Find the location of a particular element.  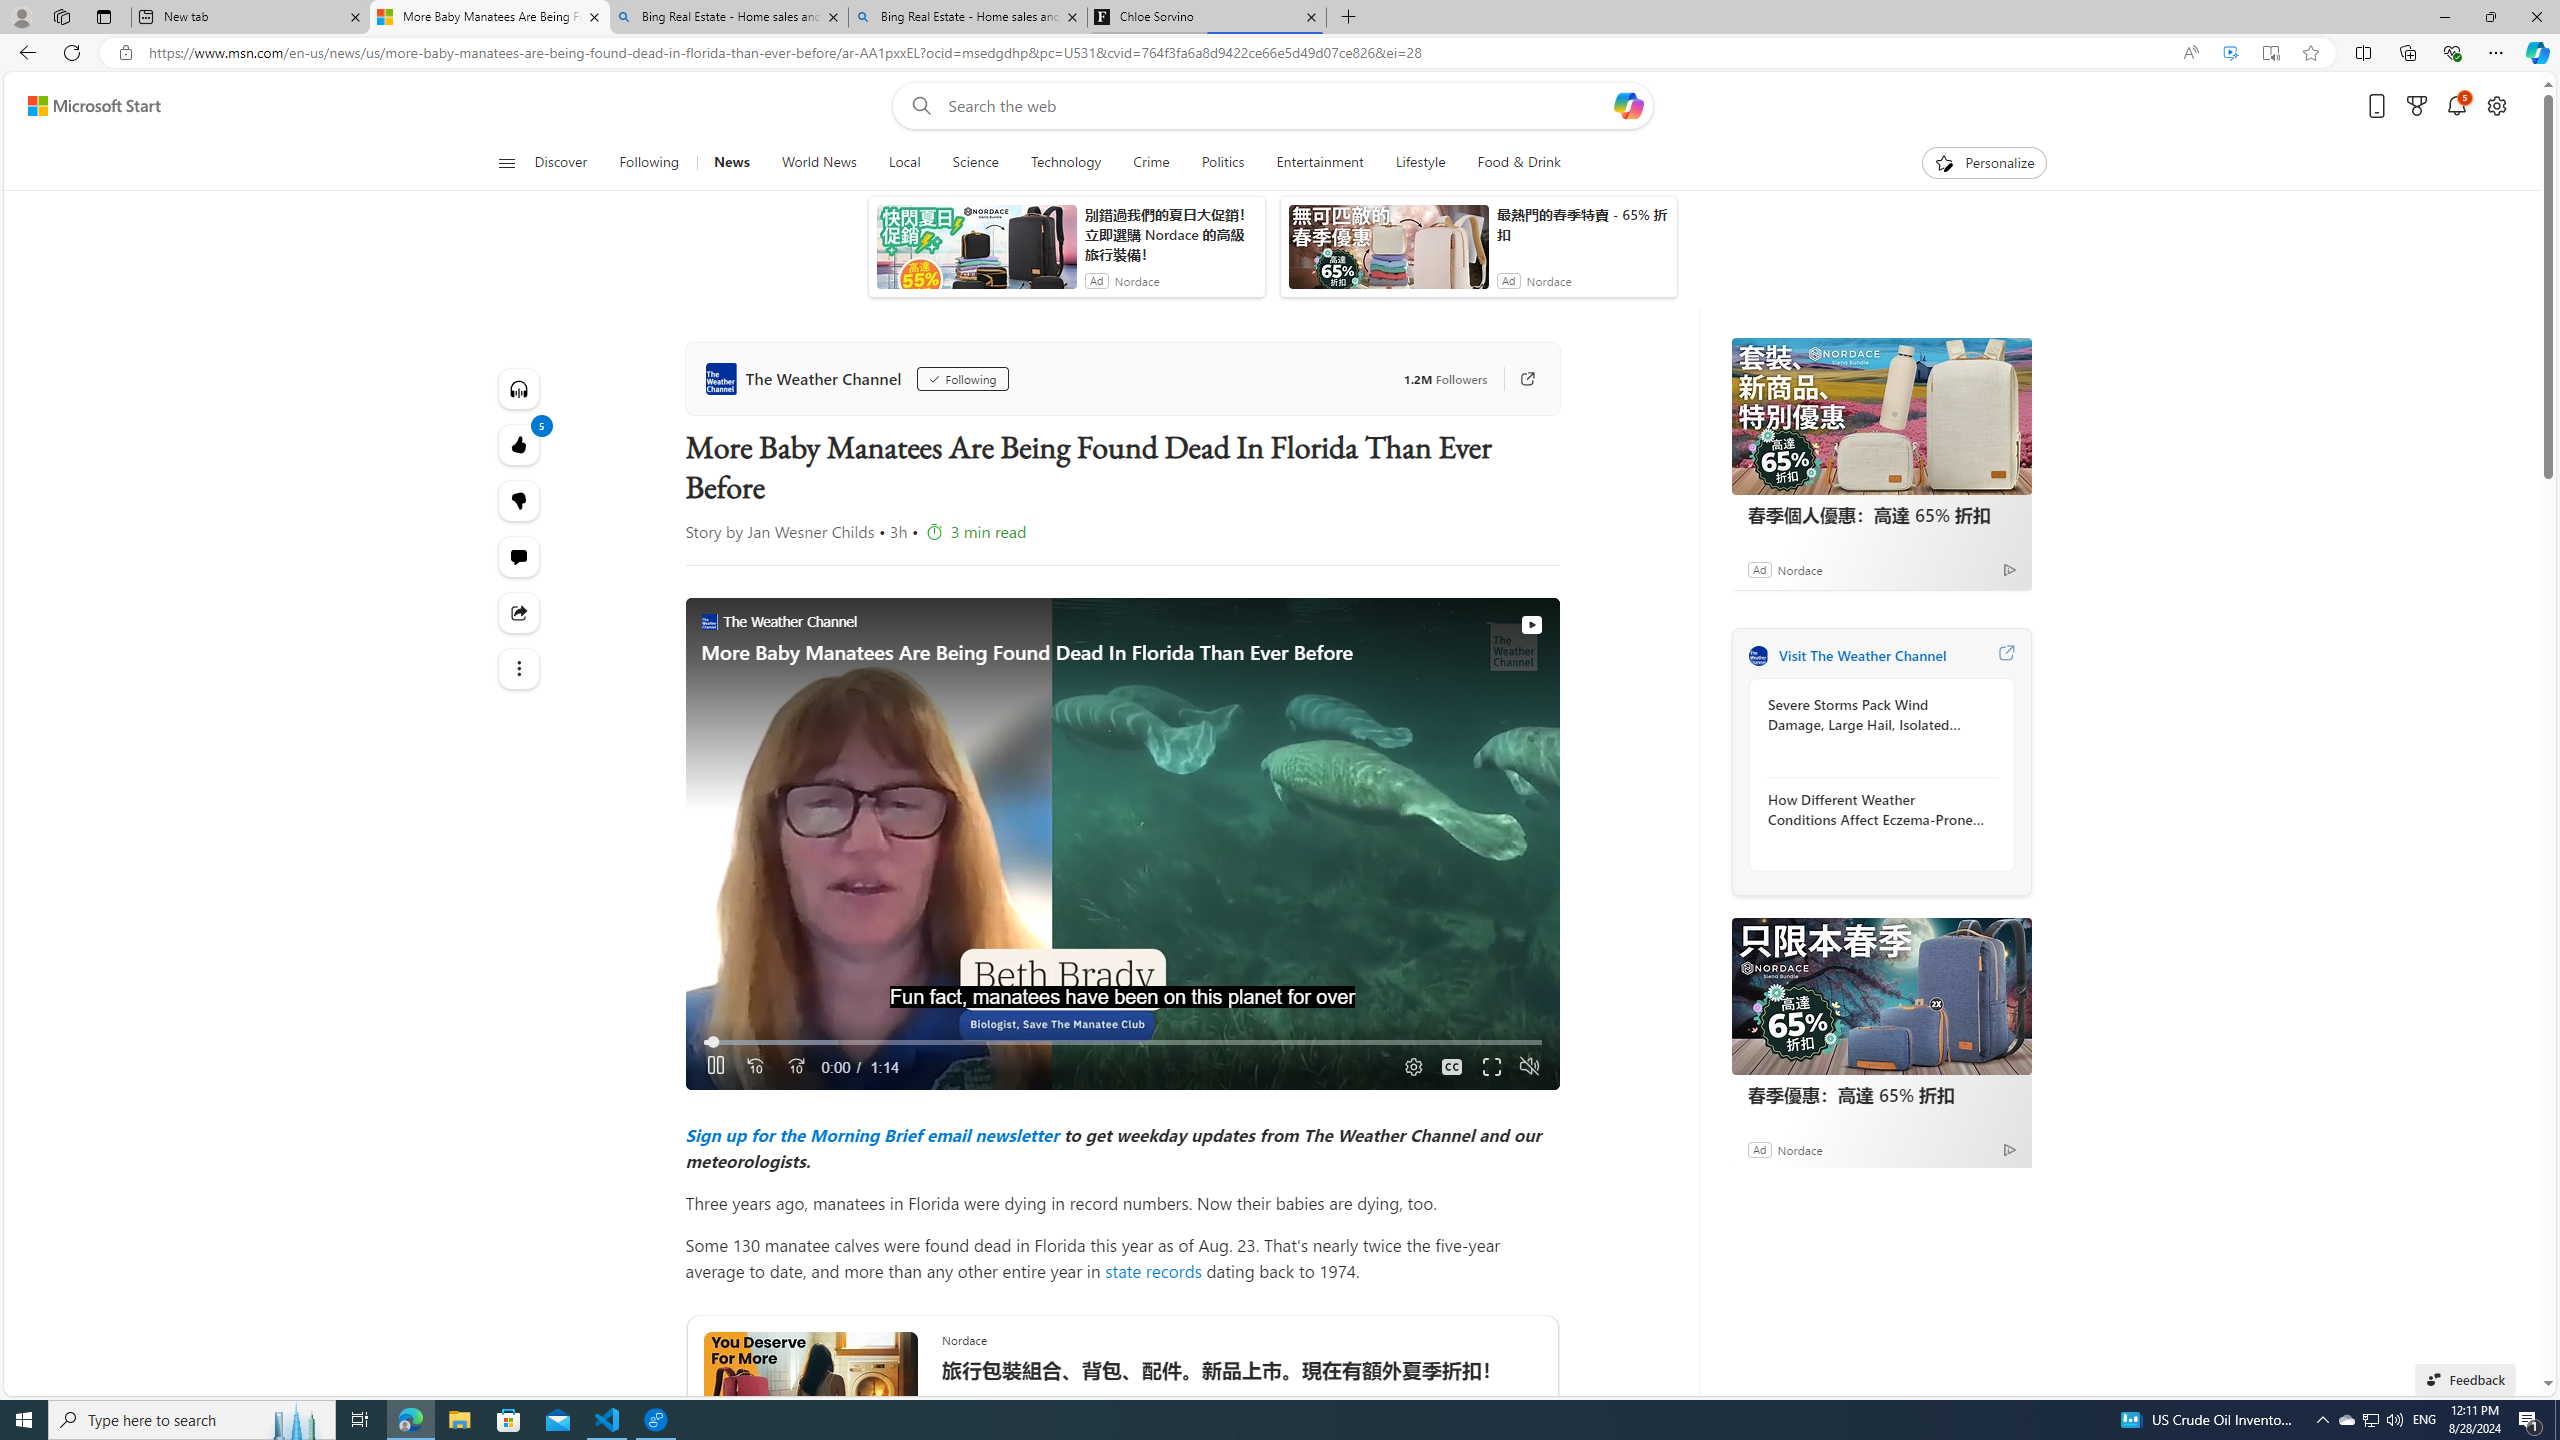

'Seek Back' is located at coordinates (754, 1066).